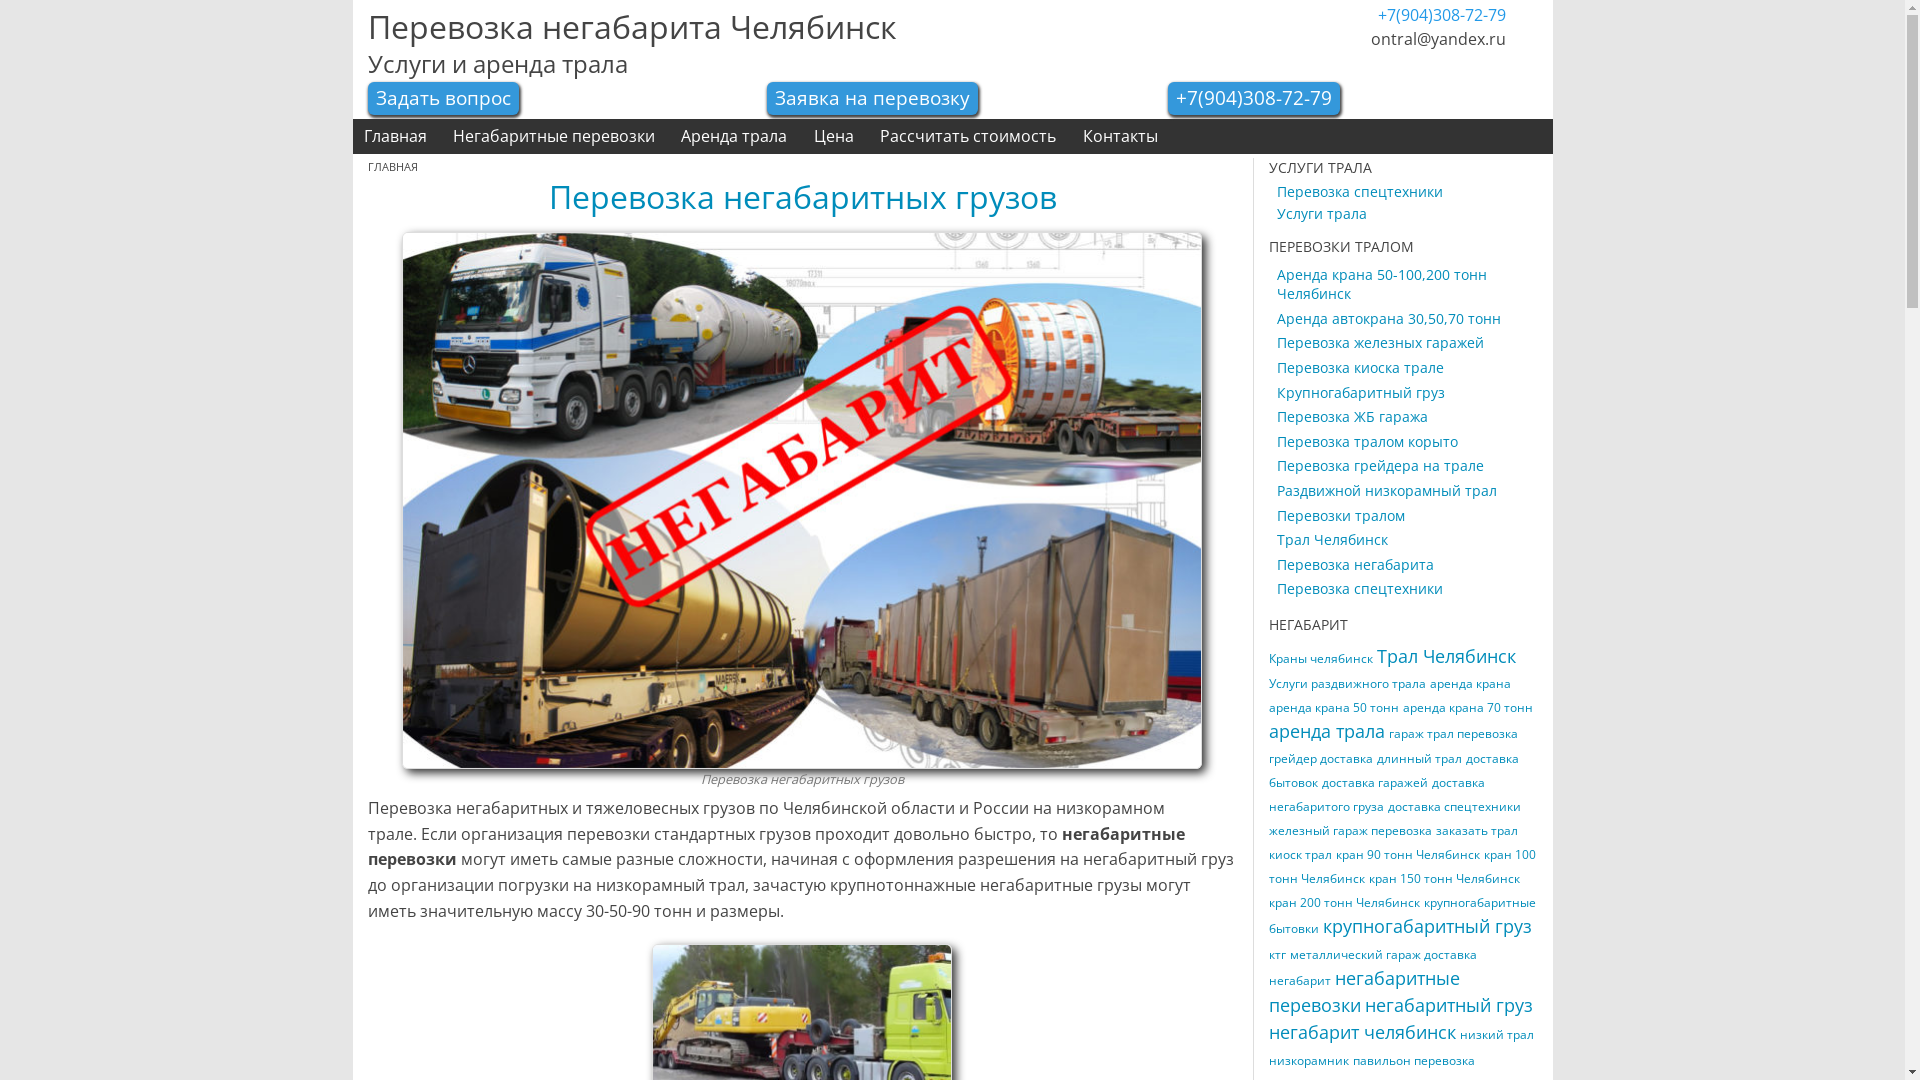 This screenshot has height=1080, width=1920. Describe the element at coordinates (1441, 15) in the screenshot. I see `'+7(904)308-72-79'` at that location.